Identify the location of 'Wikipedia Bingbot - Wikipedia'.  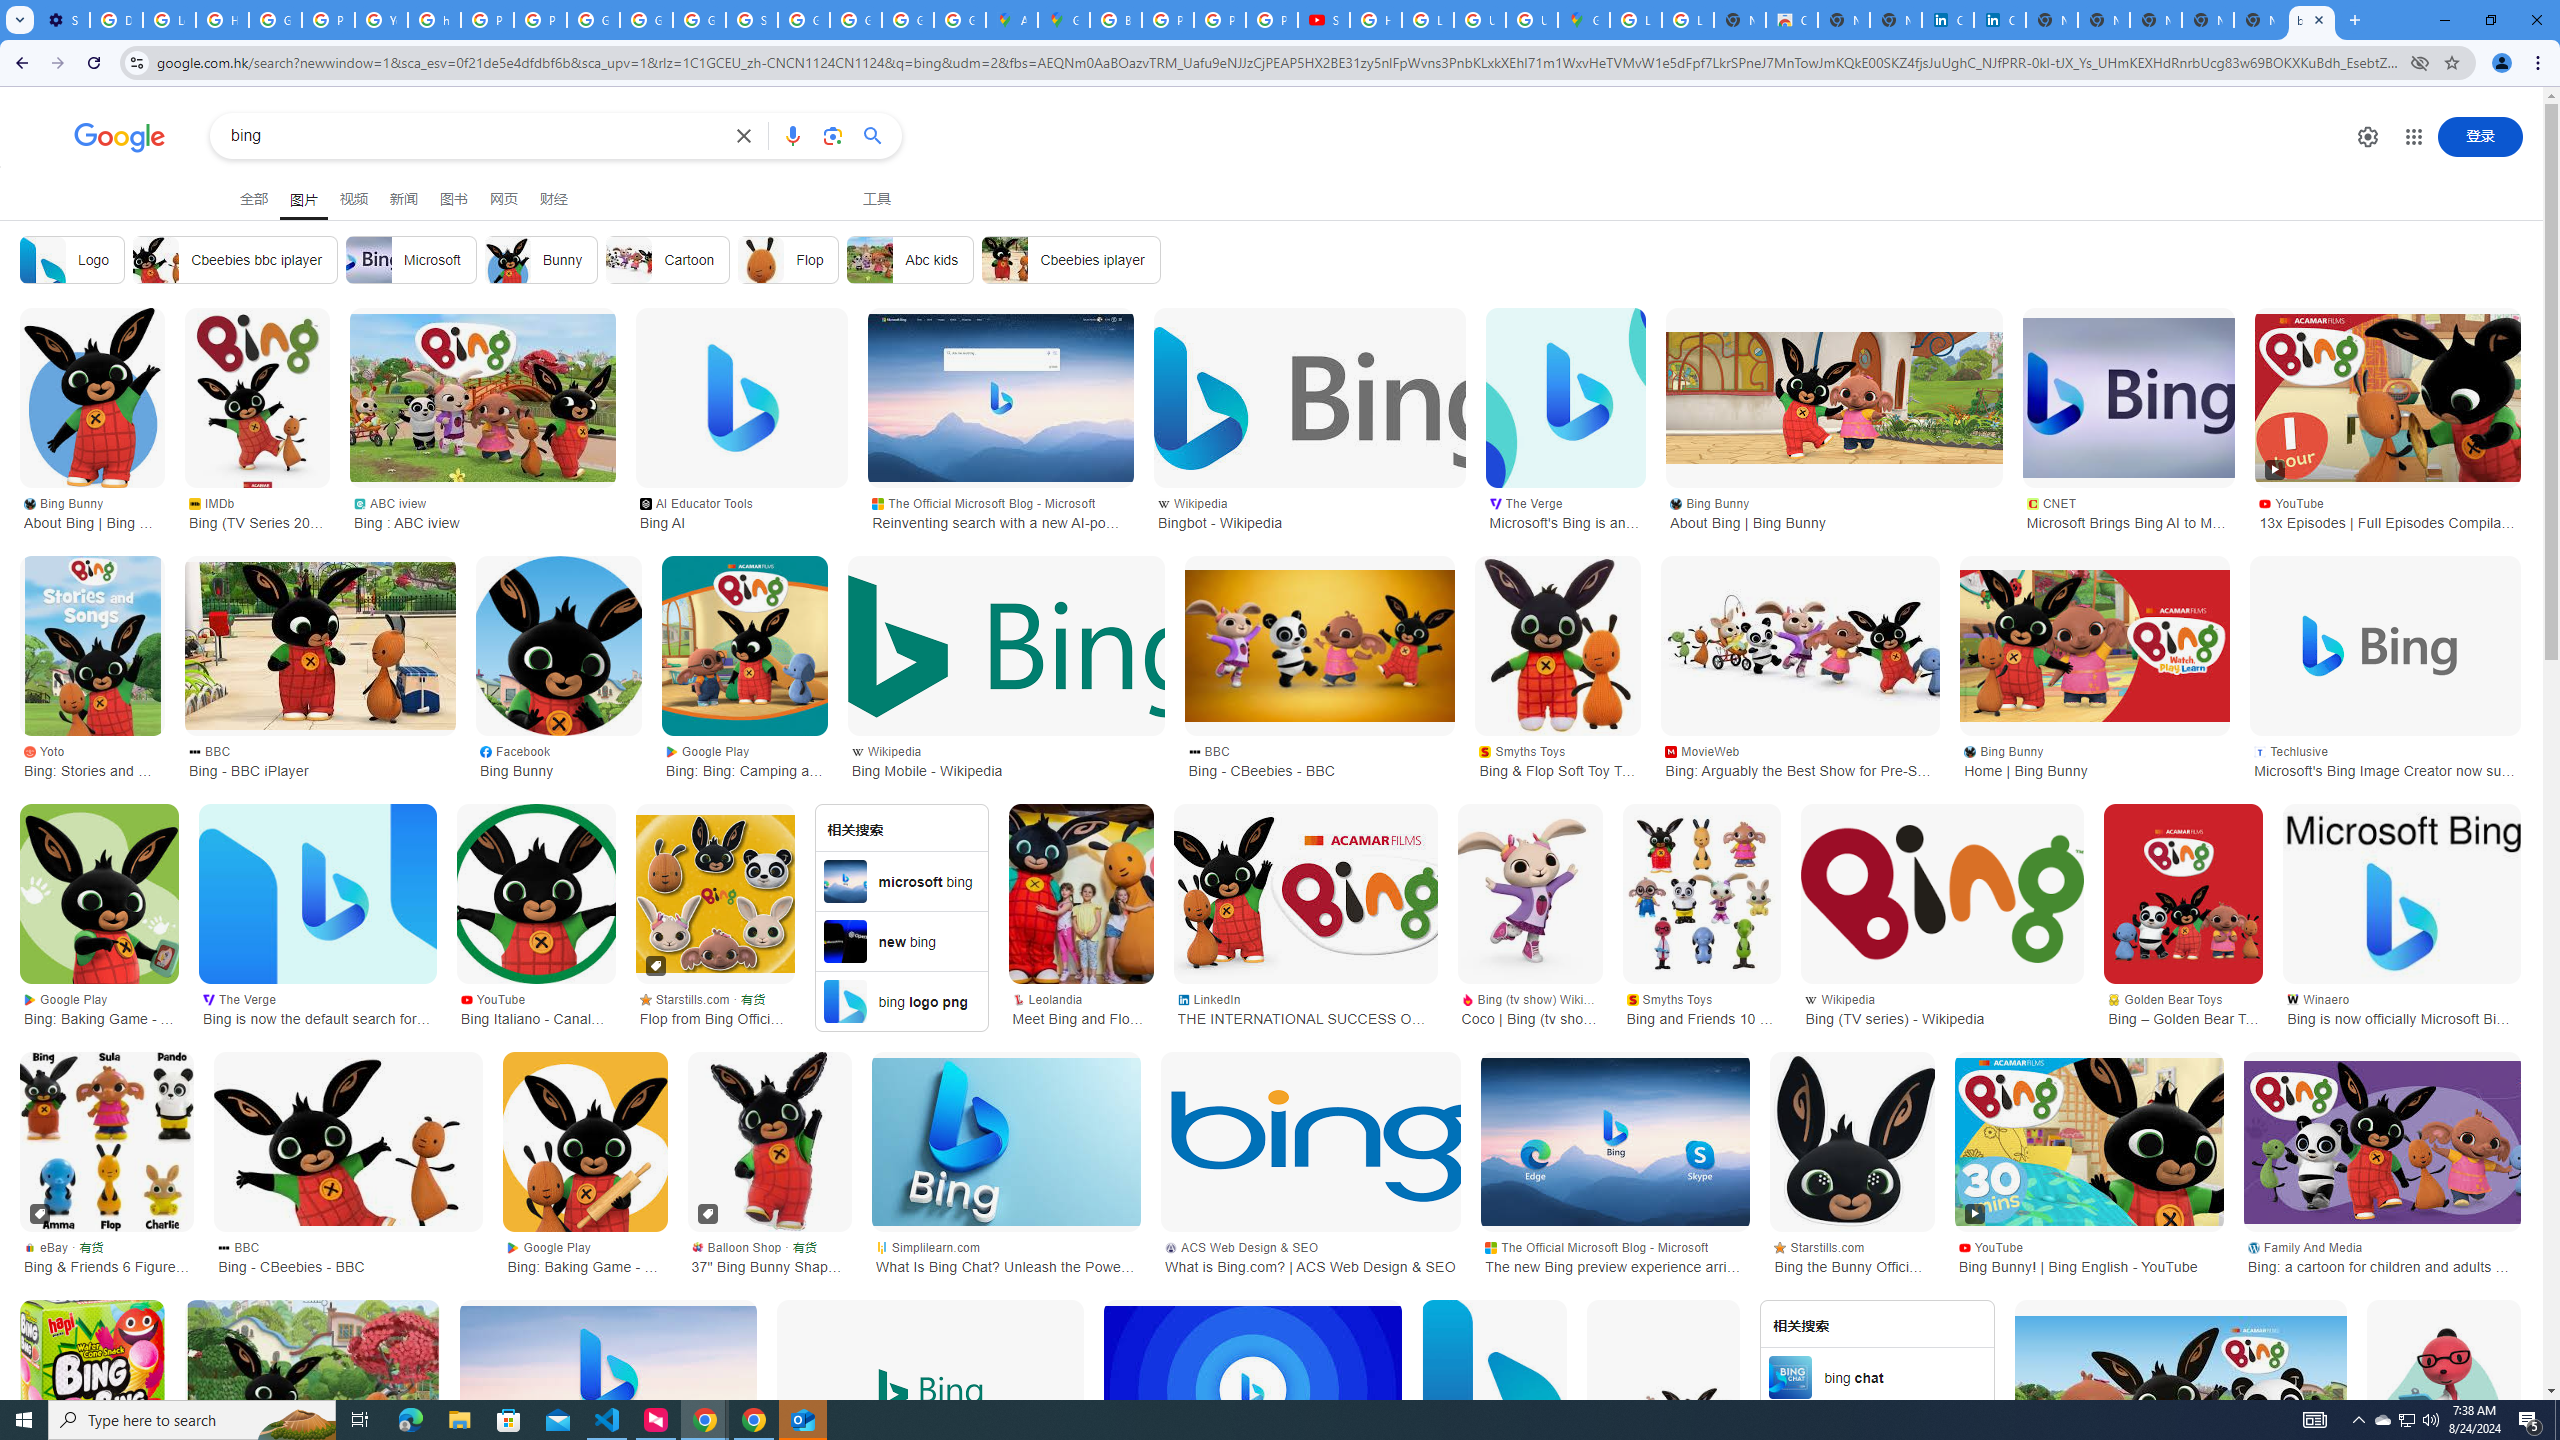
(1308, 510).